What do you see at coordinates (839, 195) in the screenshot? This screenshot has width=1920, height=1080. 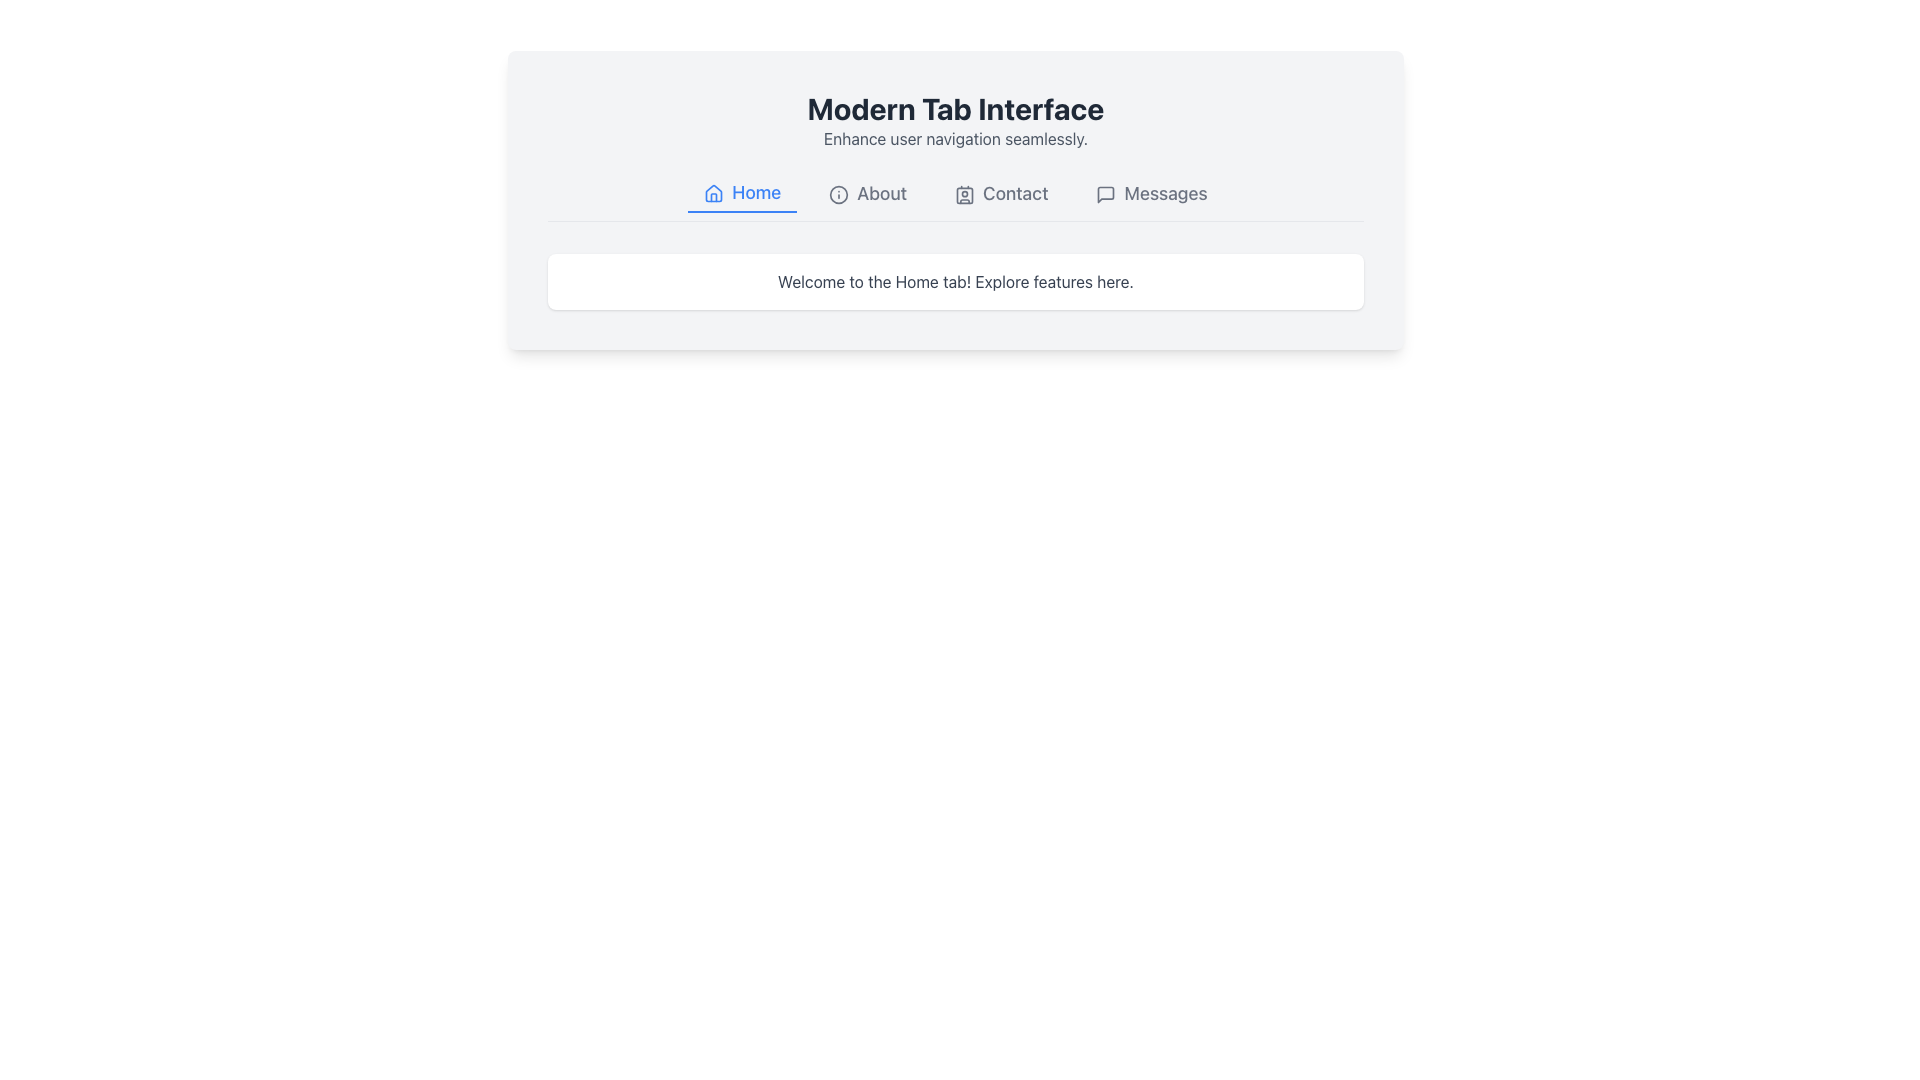 I see `the informational icon located in the navigation bar to the immediate left of the 'About' text` at bounding box center [839, 195].